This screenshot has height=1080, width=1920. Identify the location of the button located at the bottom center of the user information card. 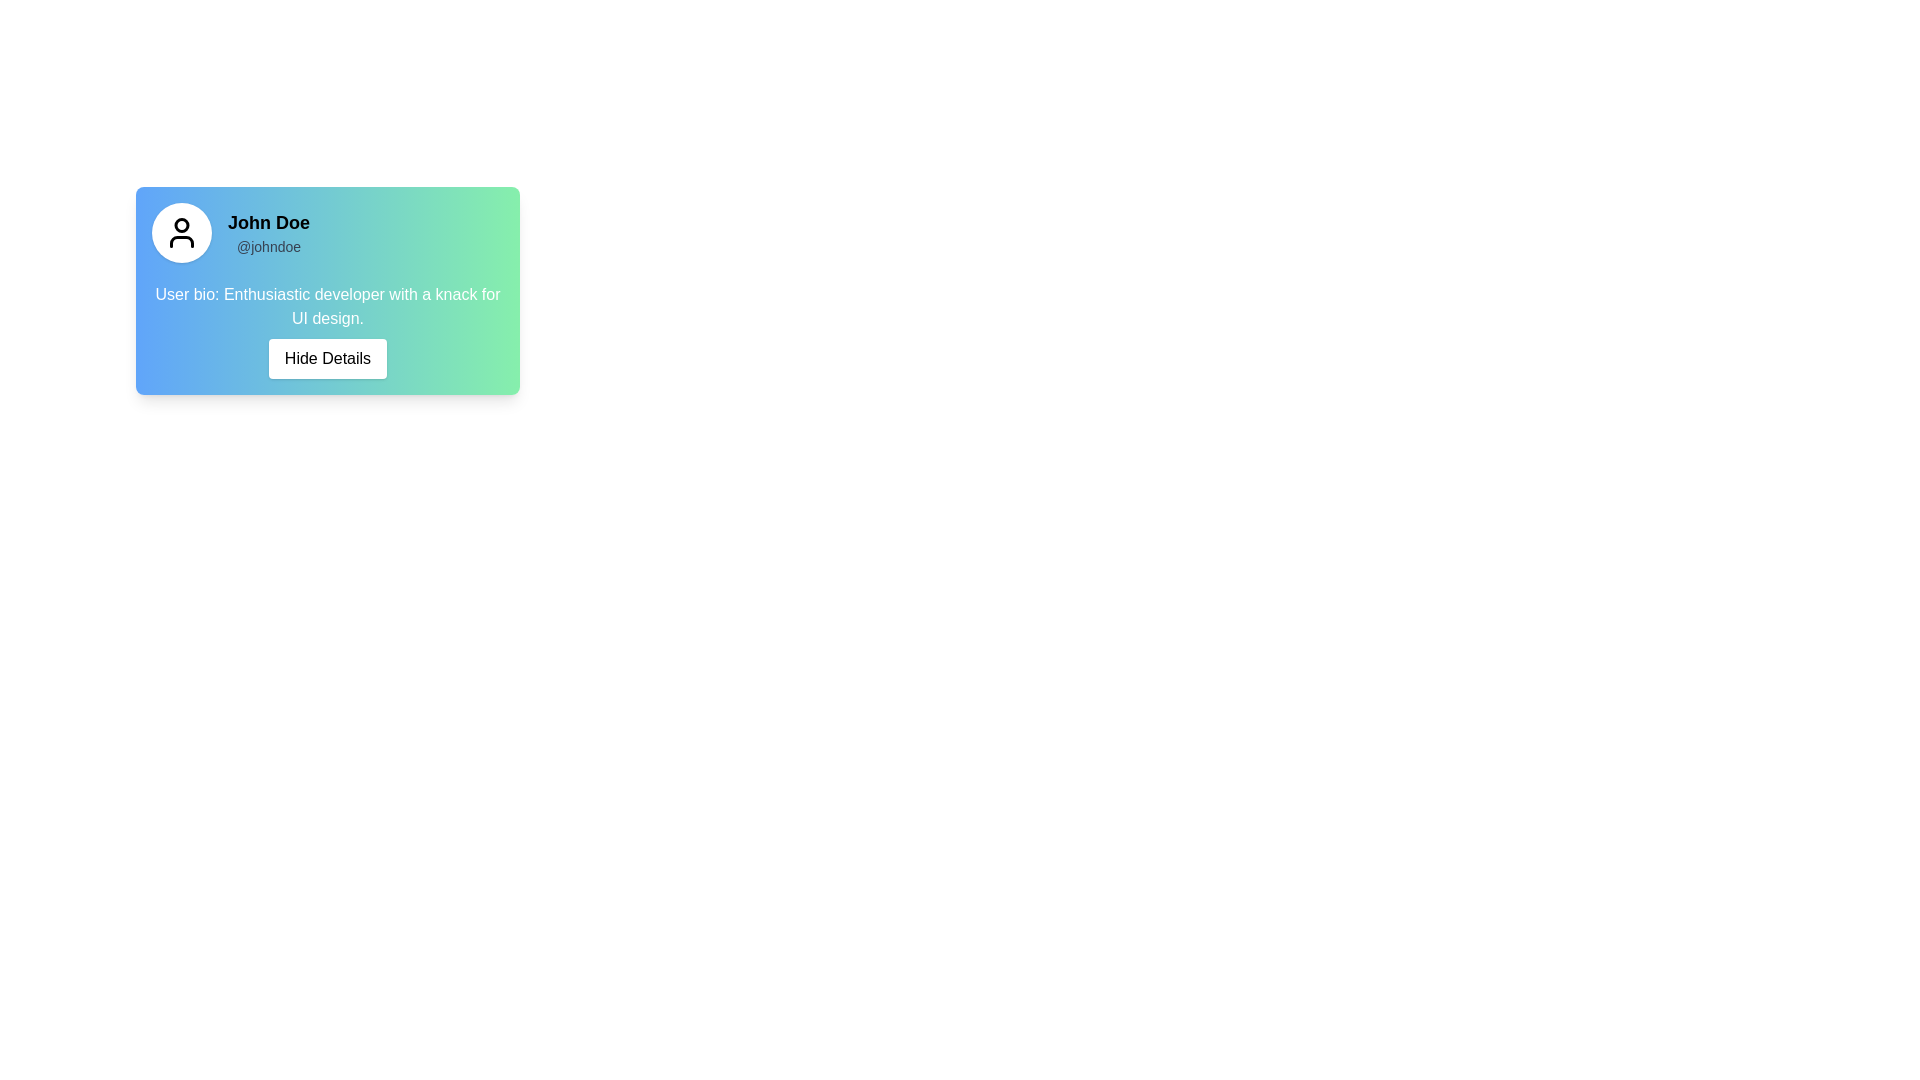
(327, 357).